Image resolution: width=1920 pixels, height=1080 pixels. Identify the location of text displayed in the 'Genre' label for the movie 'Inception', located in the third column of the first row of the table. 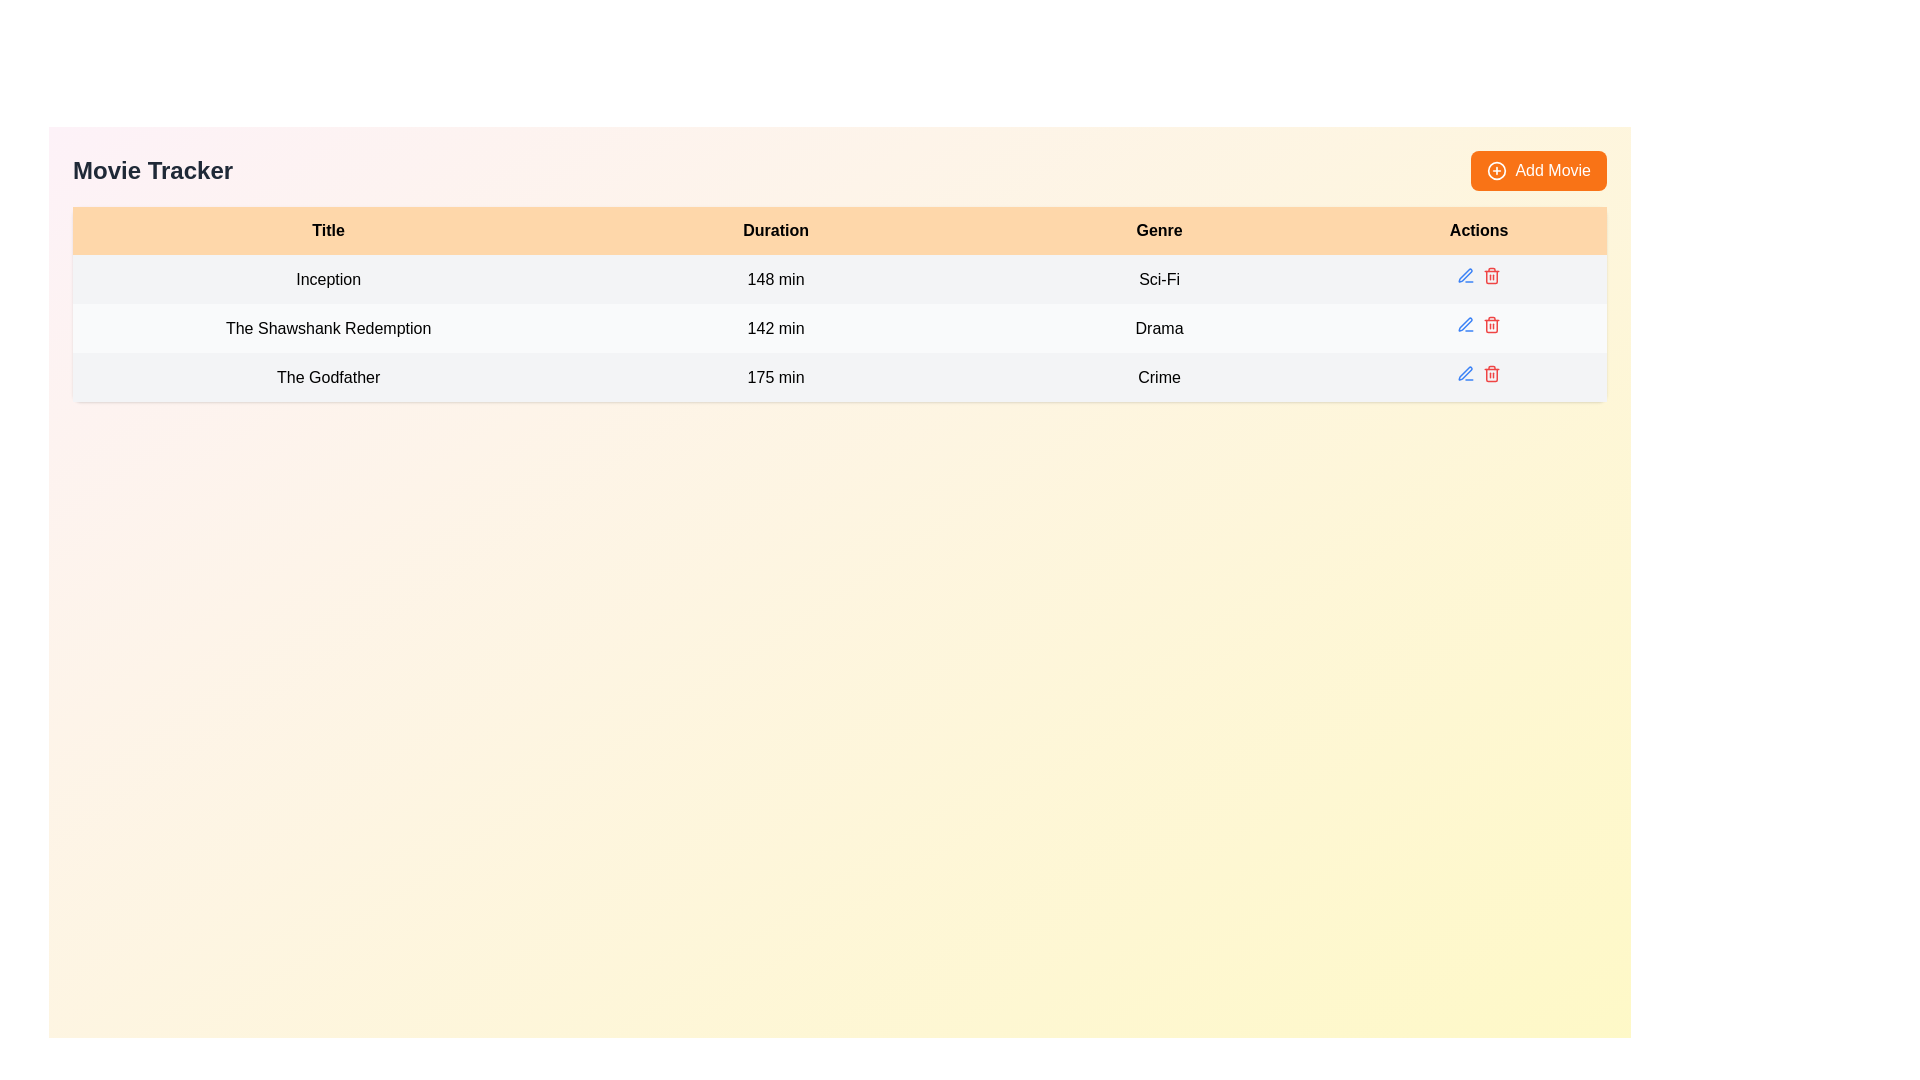
(1159, 279).